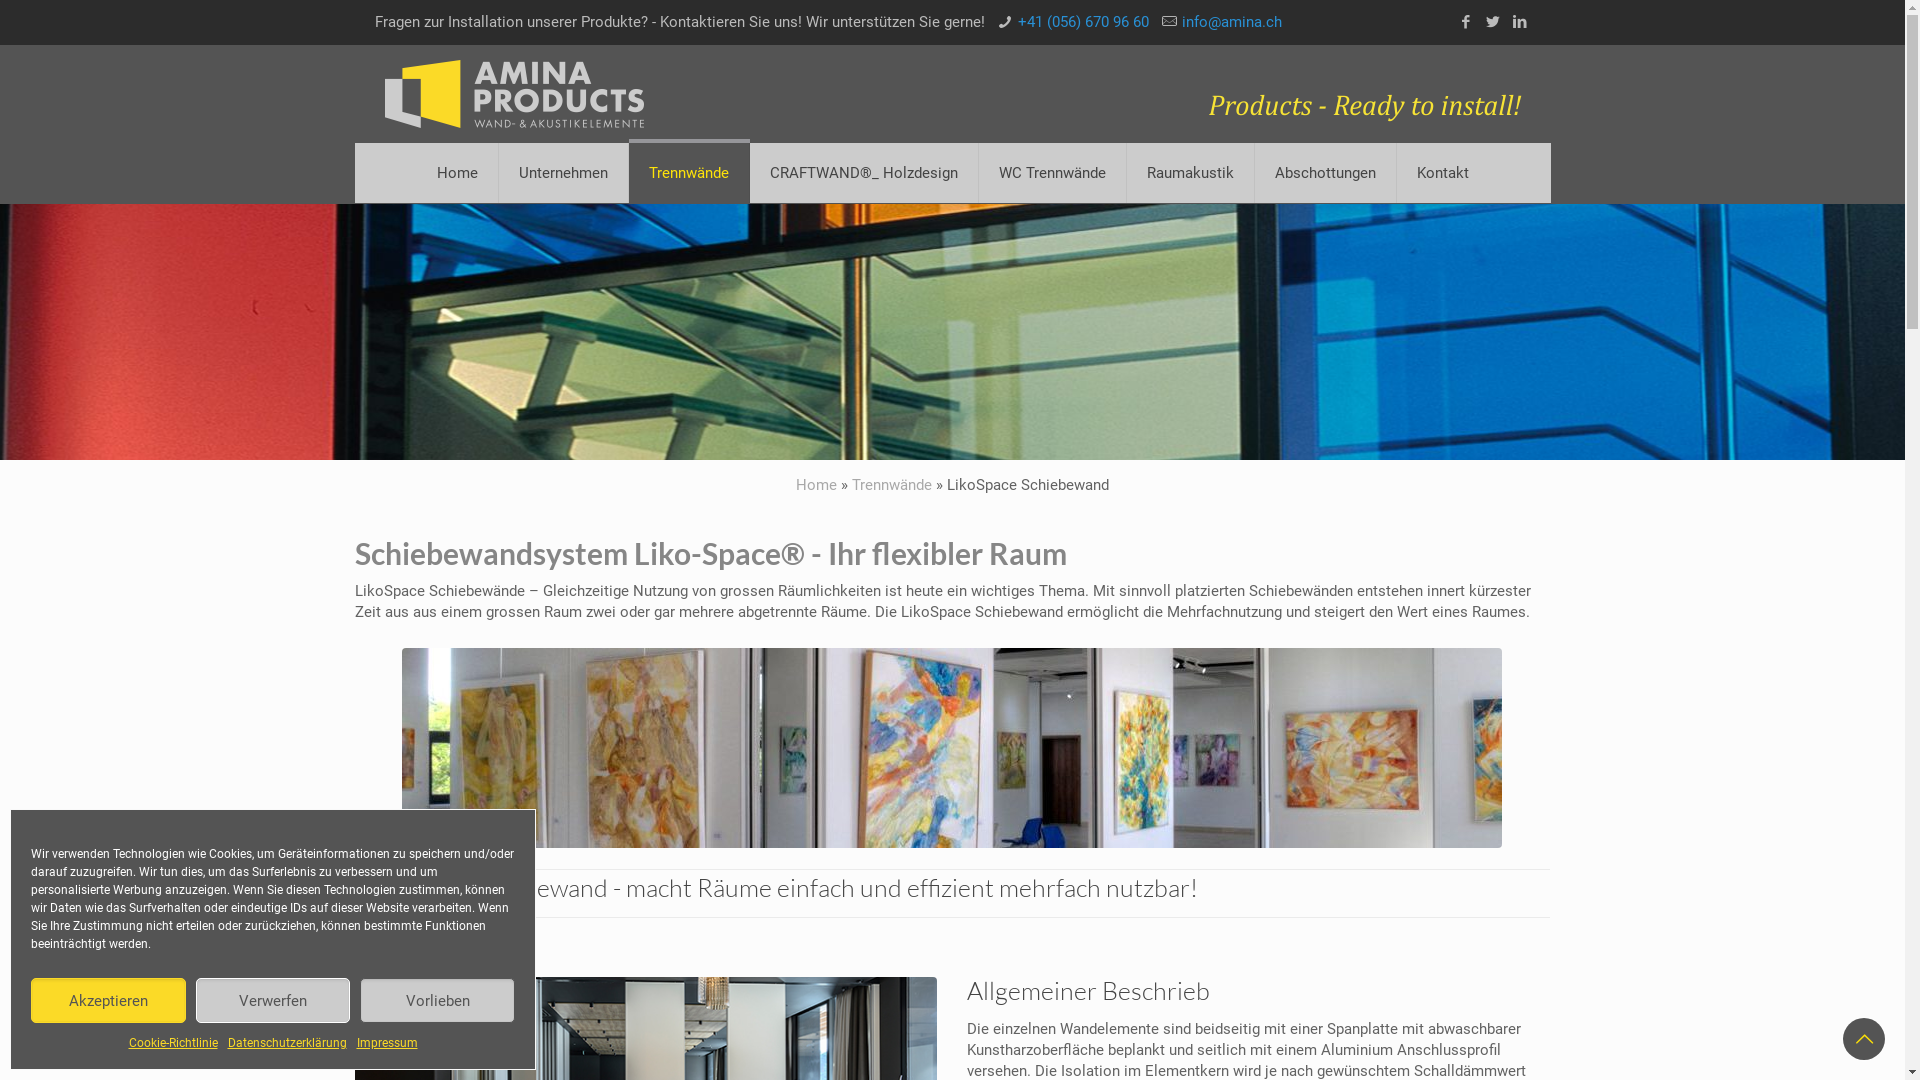  What do you see at coordinates (196, 1000) in the screenshot?
I see `'Verwerfen'` at bounding box center [196, 1000].